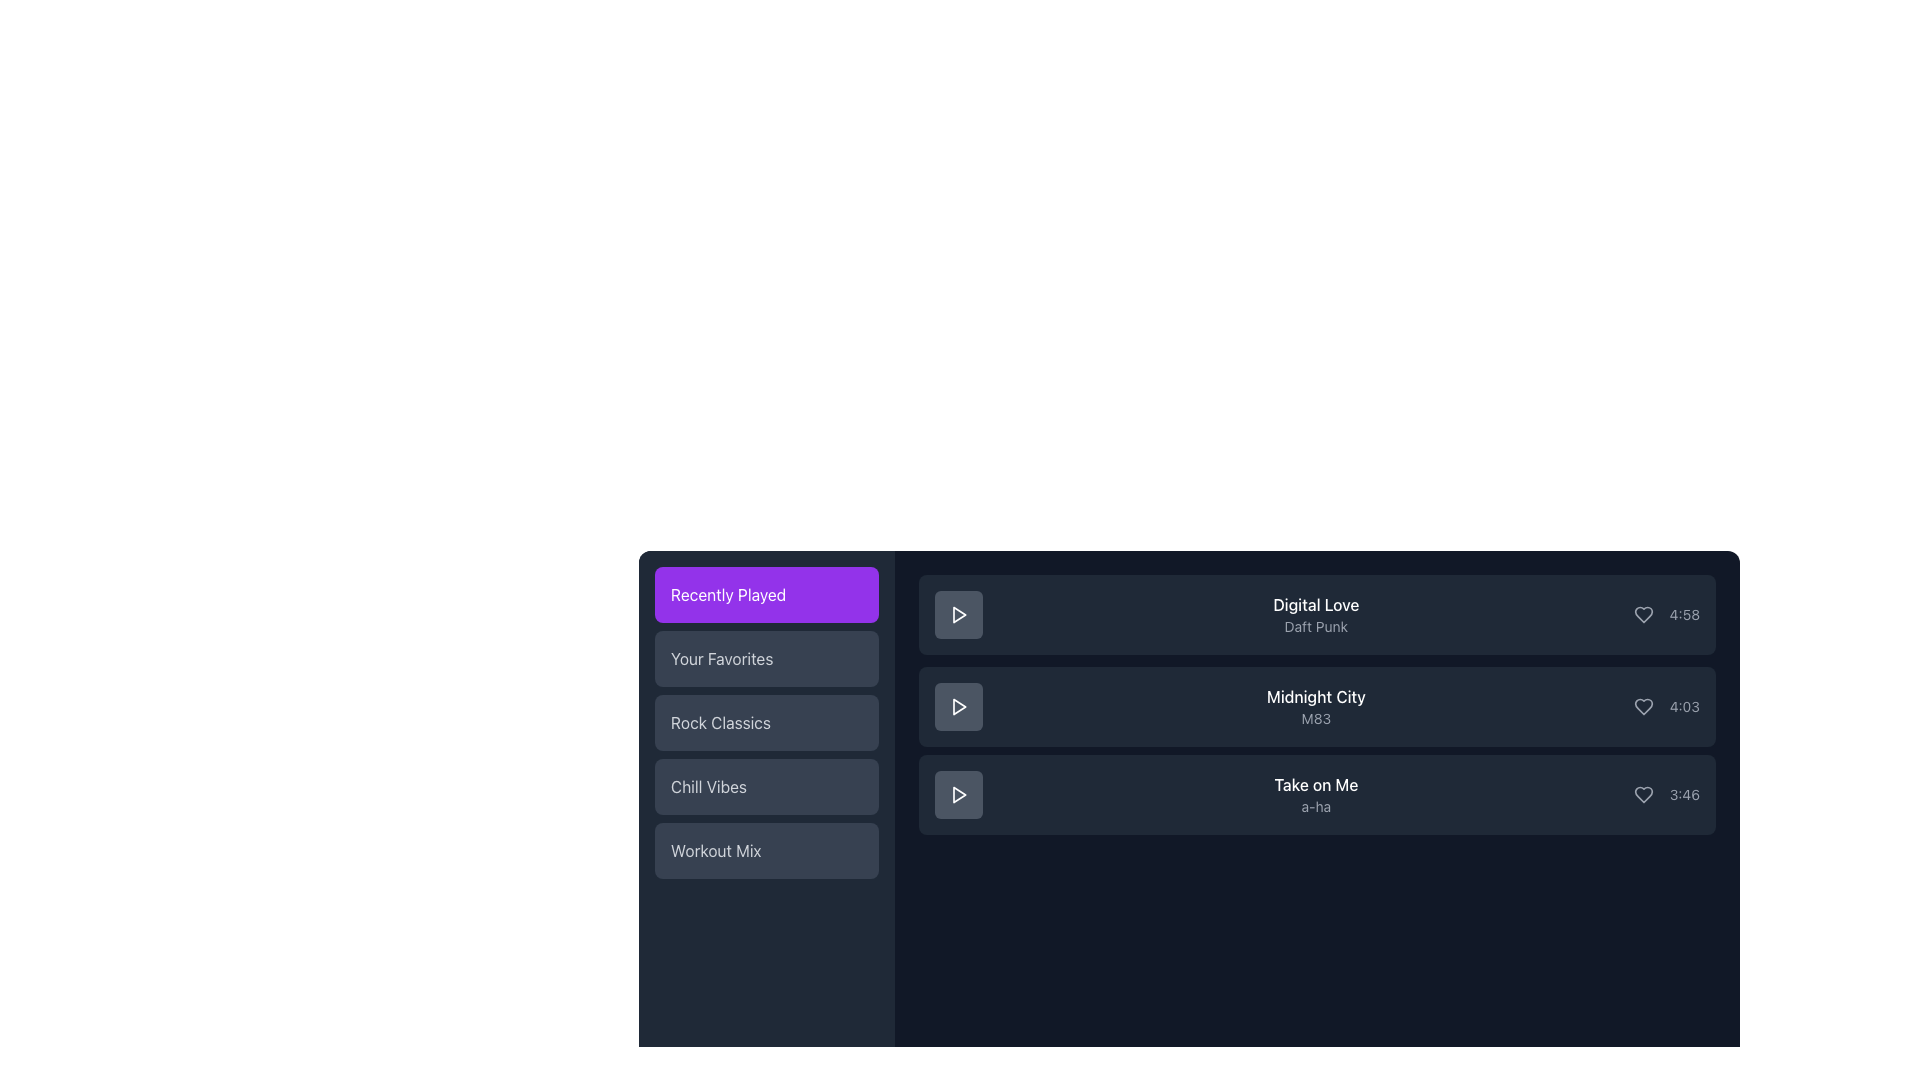 This screenshot has height=1080, width=1920. Describe the element at coordinates (1643, 705) in the screenshot. I see `the heart icon button next to the song title 'Midnight City' by 'M83' to mark it as liked` at that location.